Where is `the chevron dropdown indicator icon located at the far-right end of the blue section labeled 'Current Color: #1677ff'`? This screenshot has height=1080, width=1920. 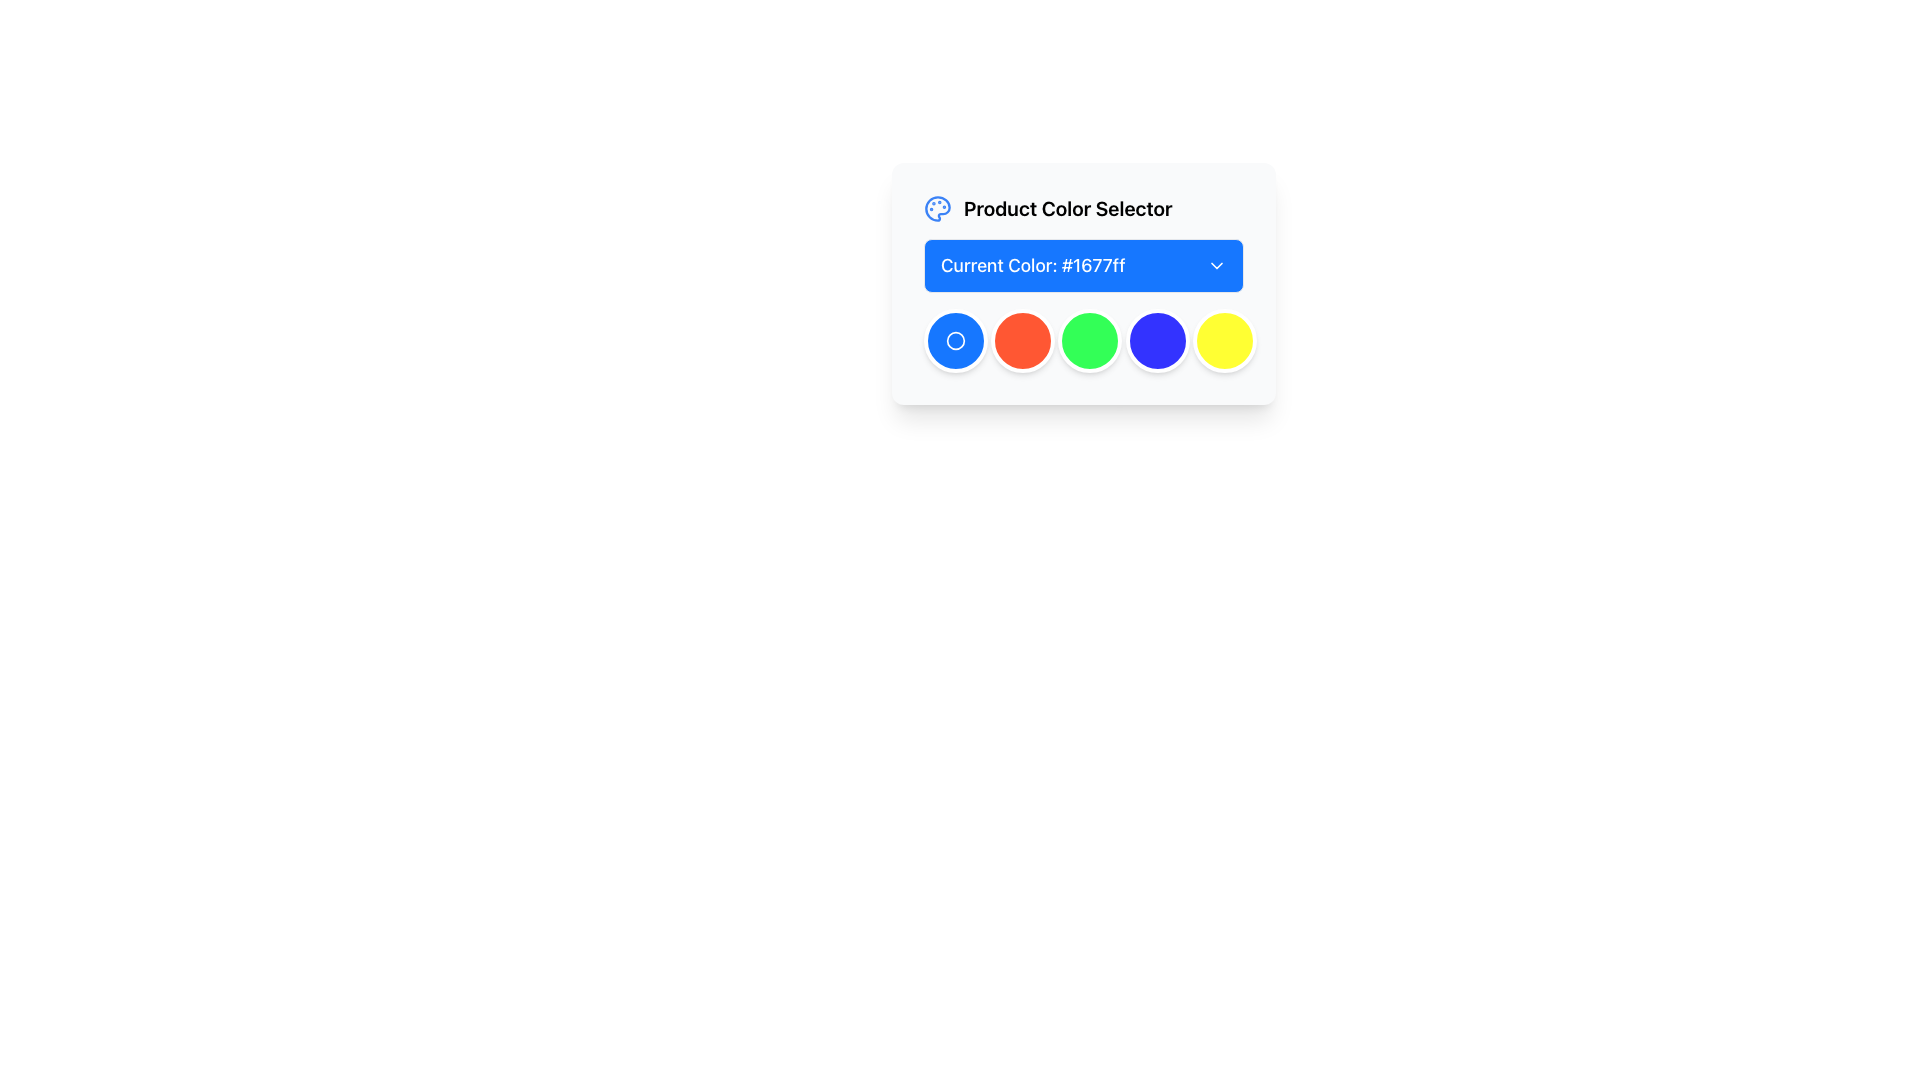
the chevron dropdown indicator icon located at the far-right end of the blue section labeled 'Current Color: #1677ff' is located at coordinates (1216, 265).